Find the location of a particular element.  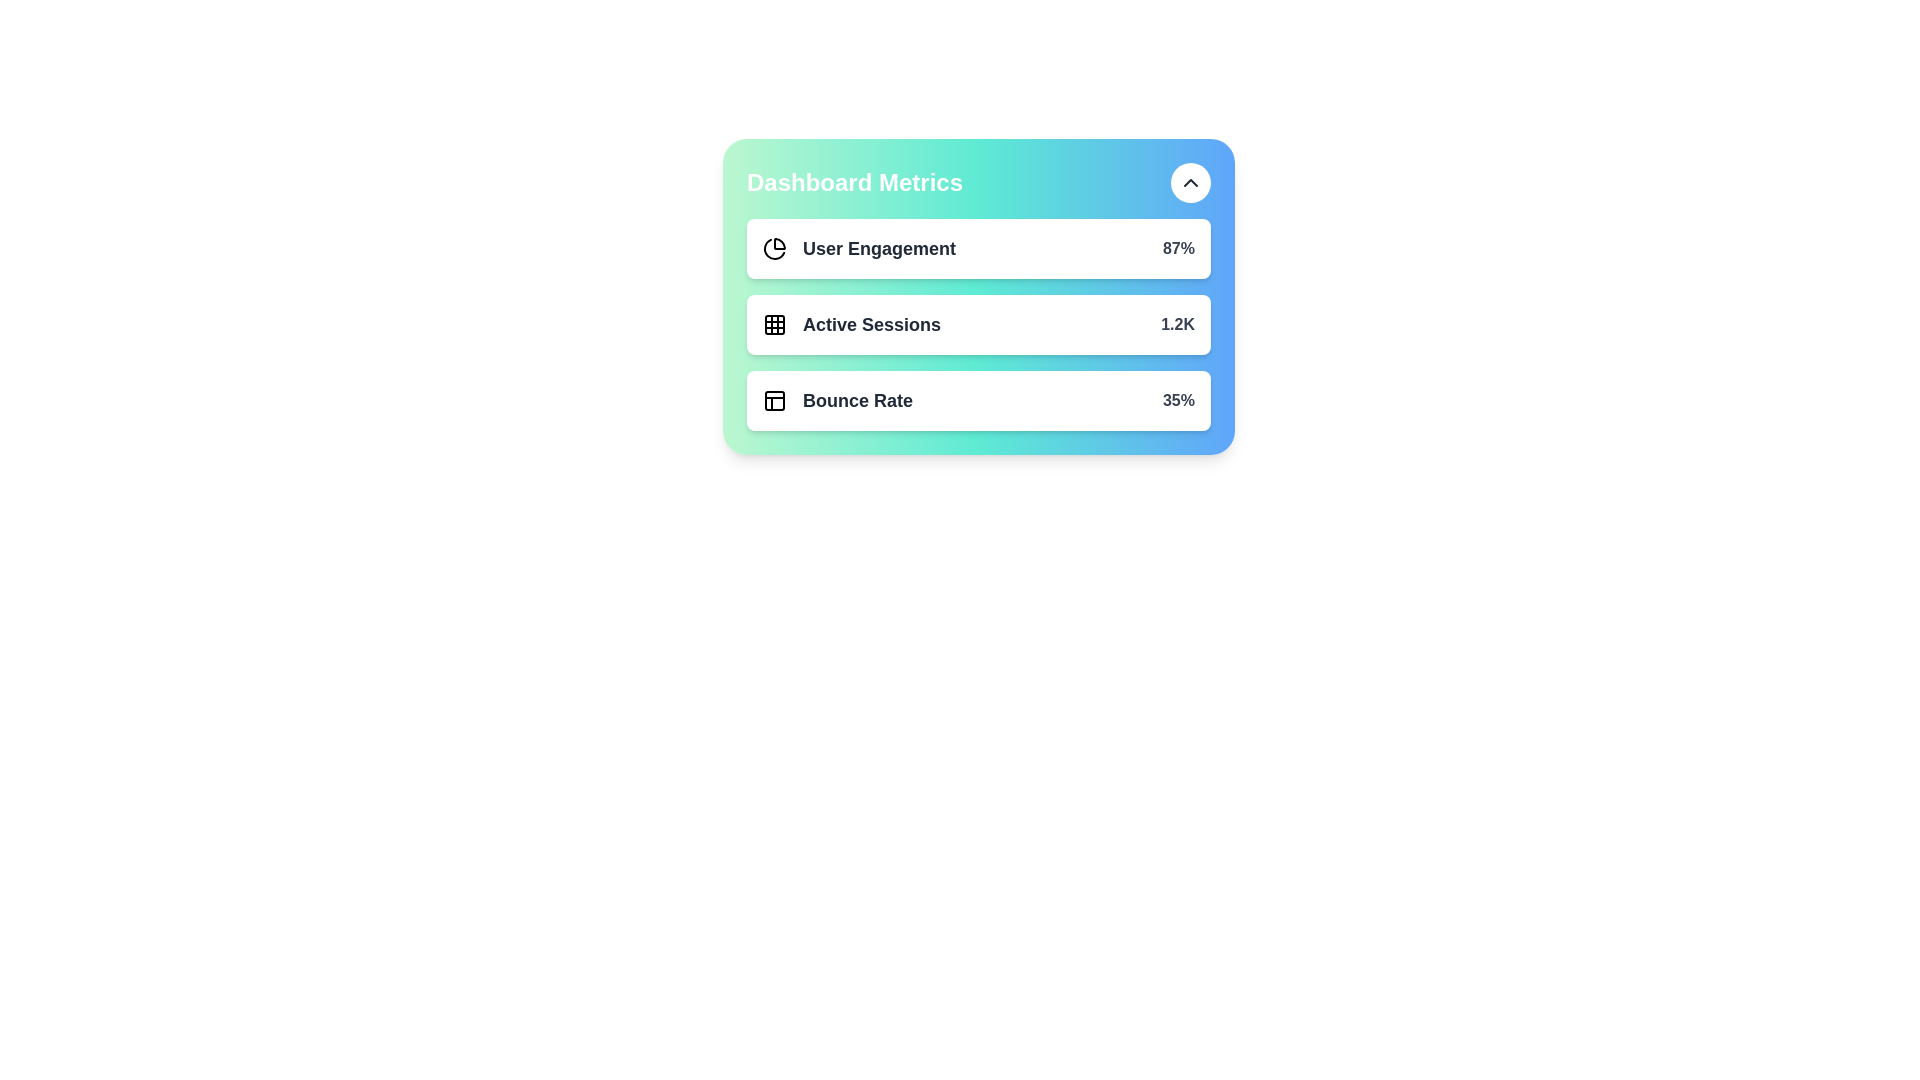

the metric item Bounce Rate to observe the hover effect is located at coordinates (979, 401).